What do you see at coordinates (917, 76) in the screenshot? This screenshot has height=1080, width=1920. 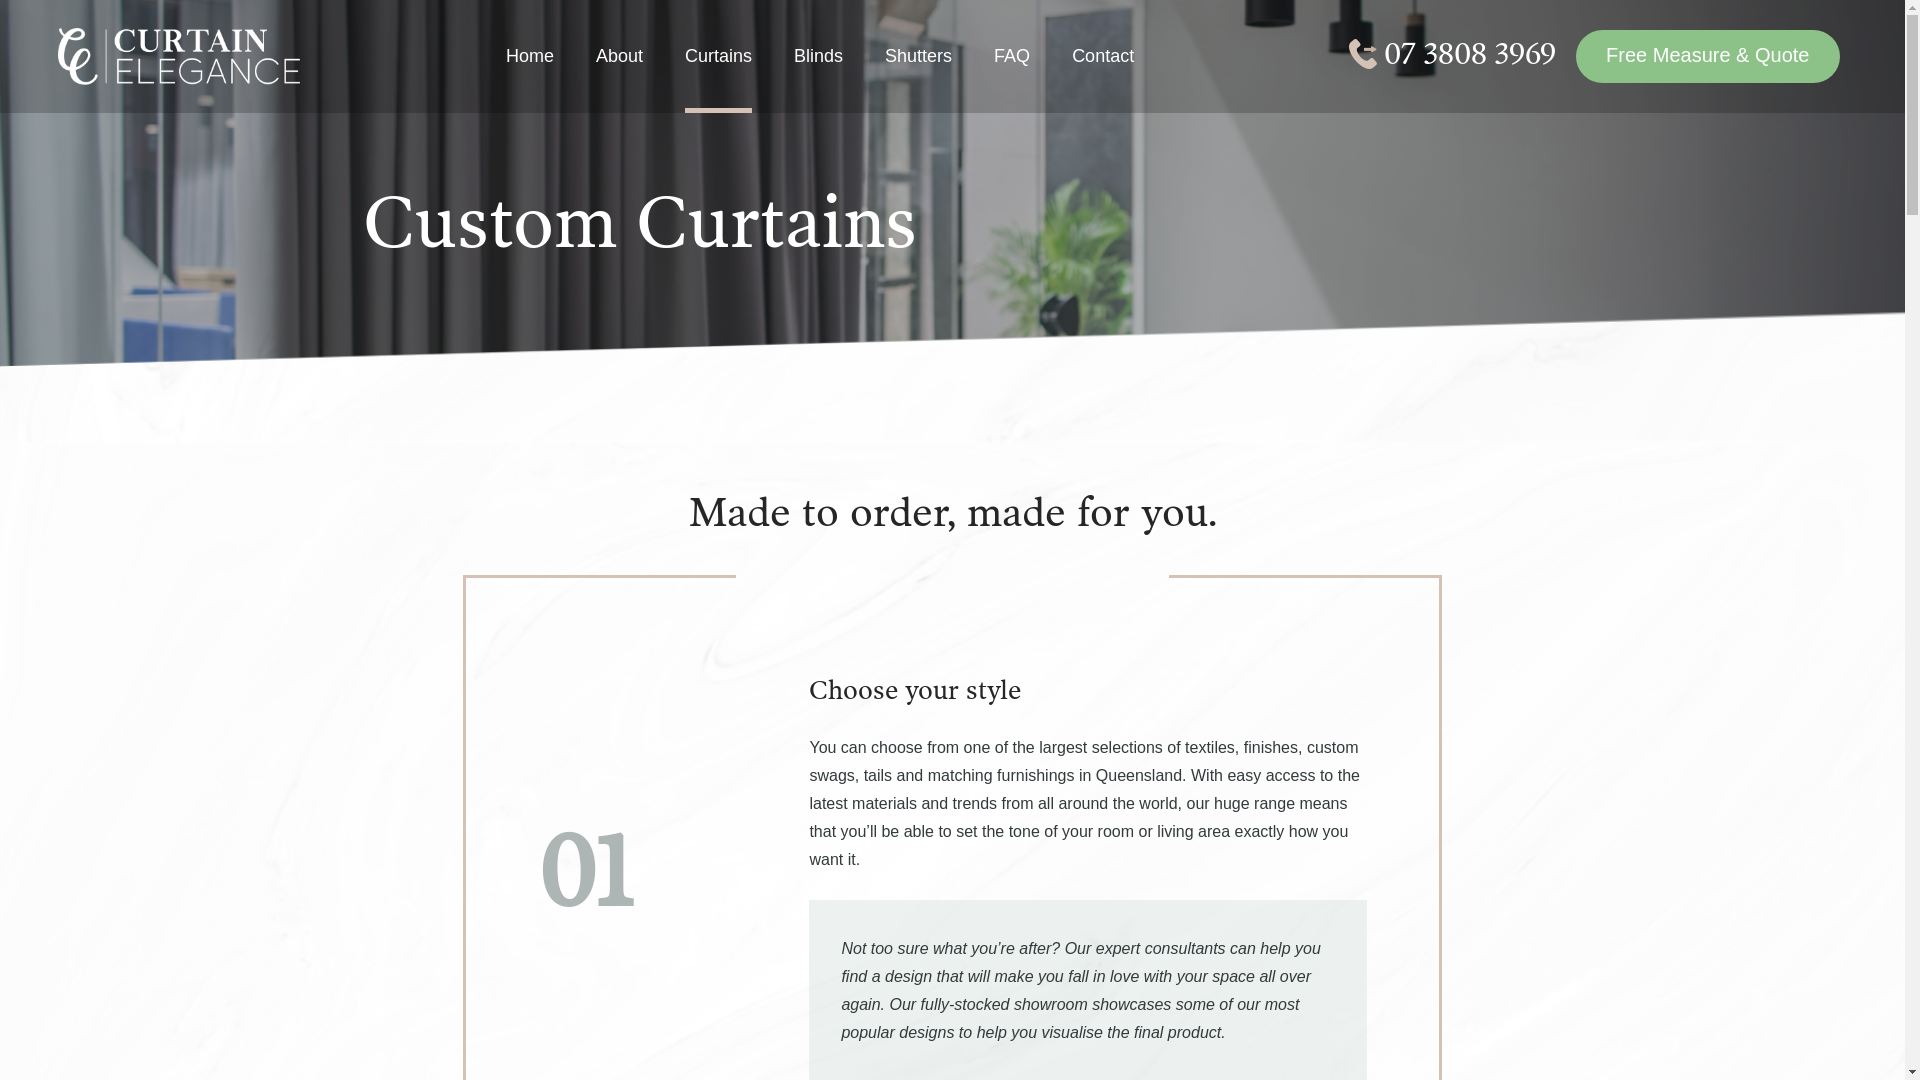 I see `'Shutters'` at bounding box center [917, 76].